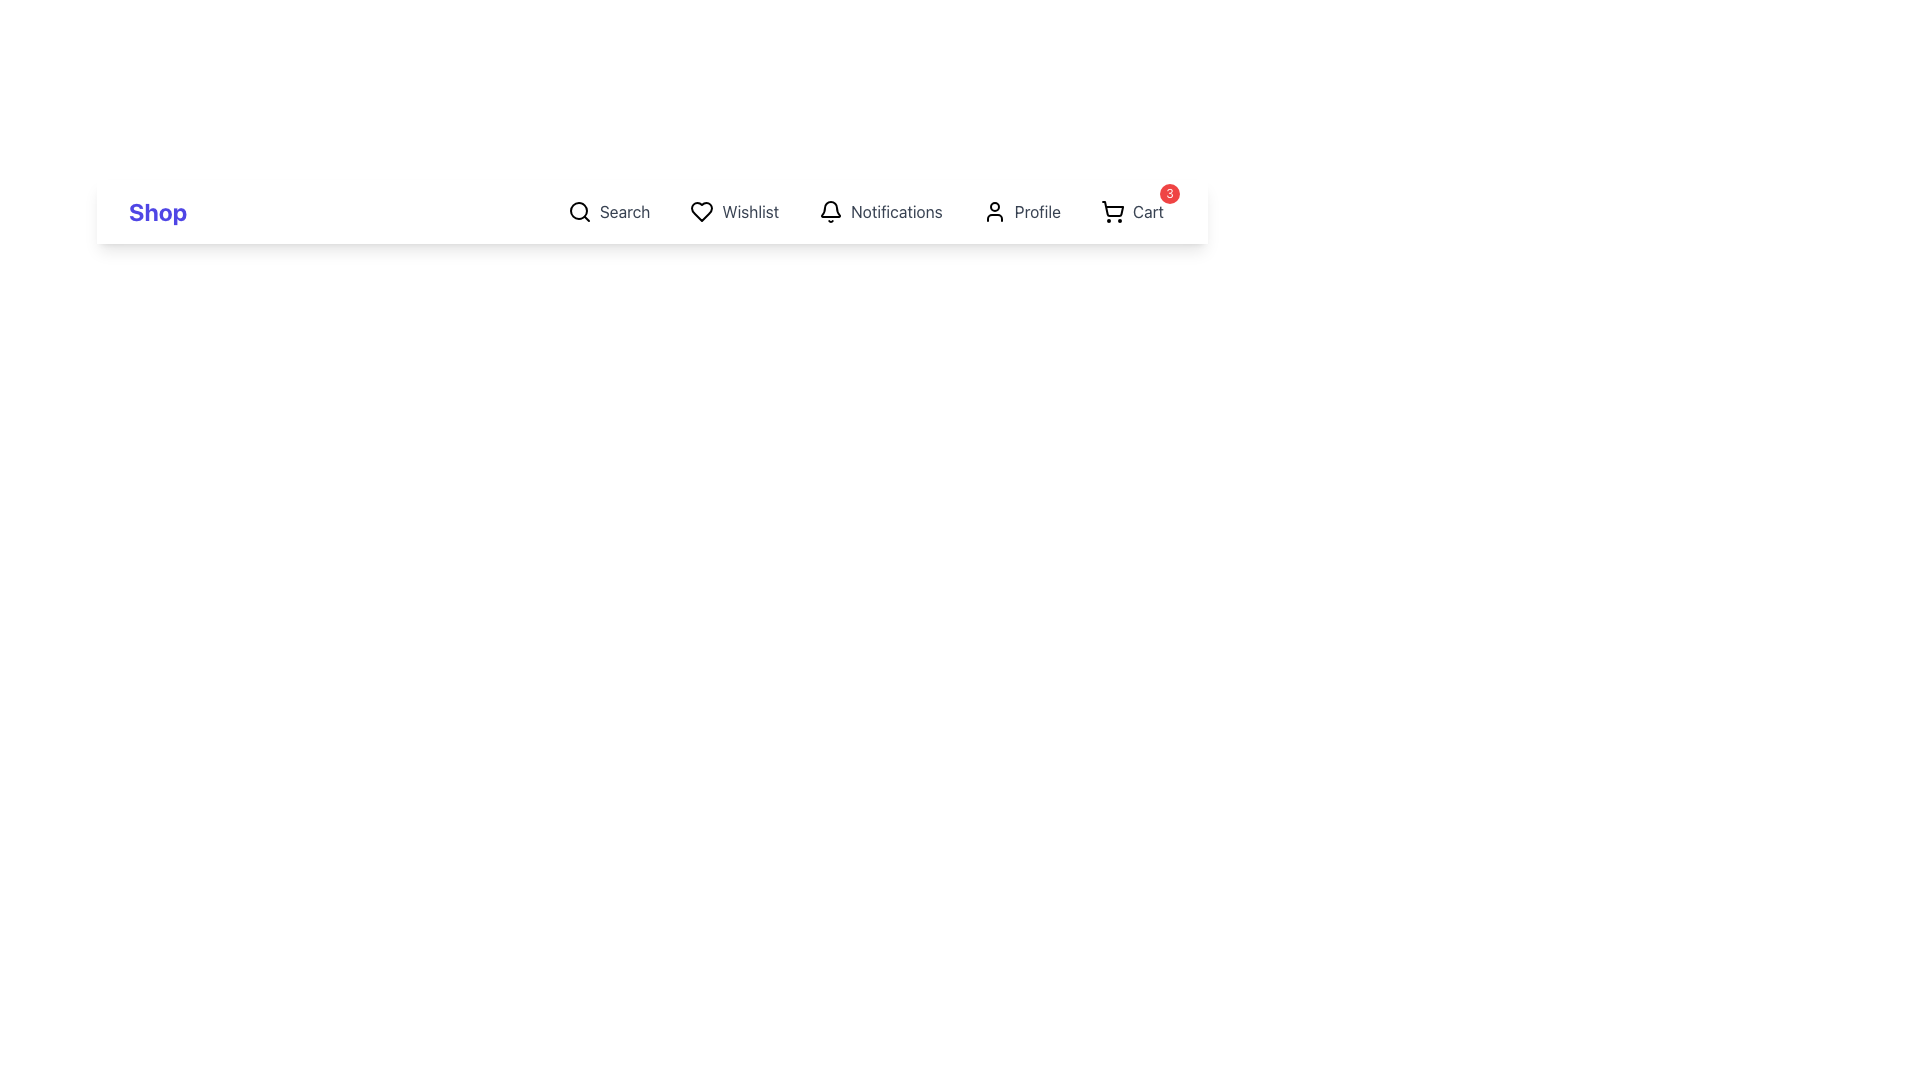  I want to click on the heart icon located in the navigation bar, so click(701, 212).